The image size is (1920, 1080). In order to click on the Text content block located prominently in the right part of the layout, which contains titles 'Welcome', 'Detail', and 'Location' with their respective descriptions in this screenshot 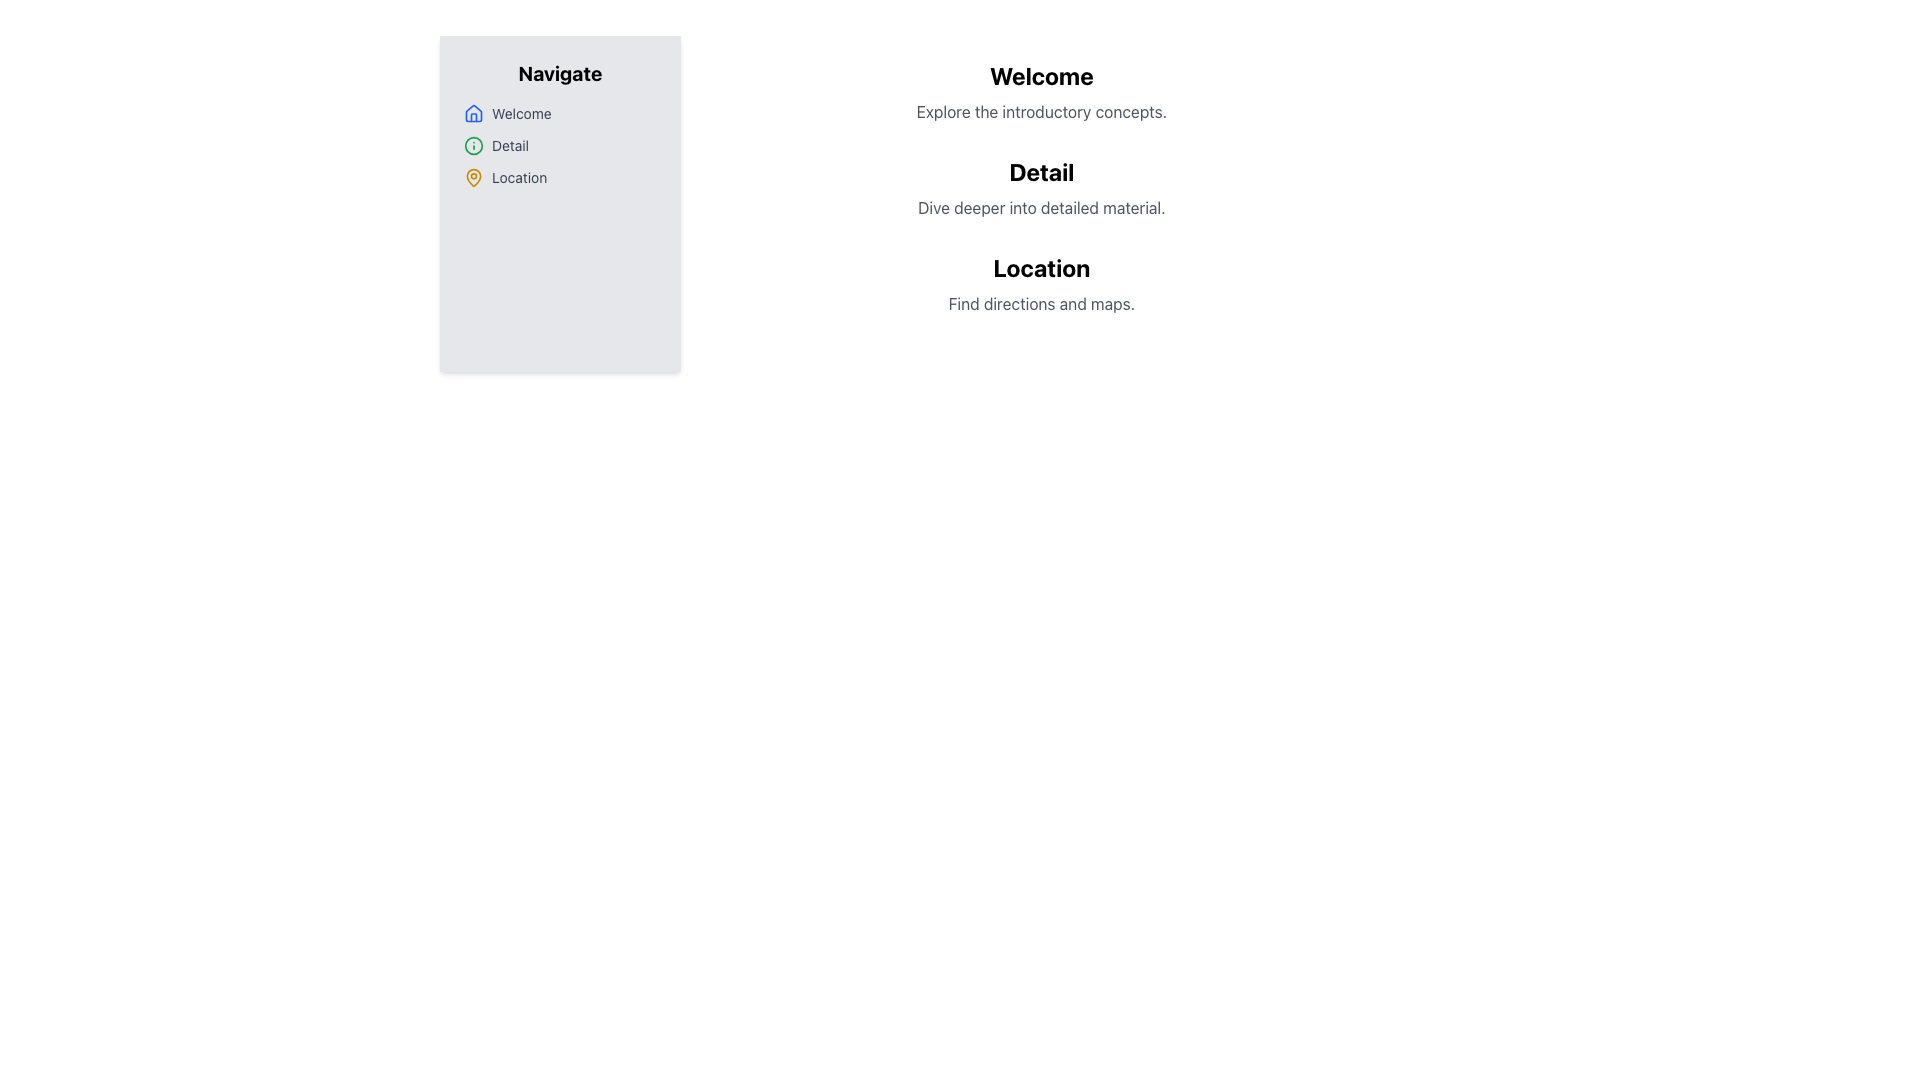, I will do `click(1040, 204)`.